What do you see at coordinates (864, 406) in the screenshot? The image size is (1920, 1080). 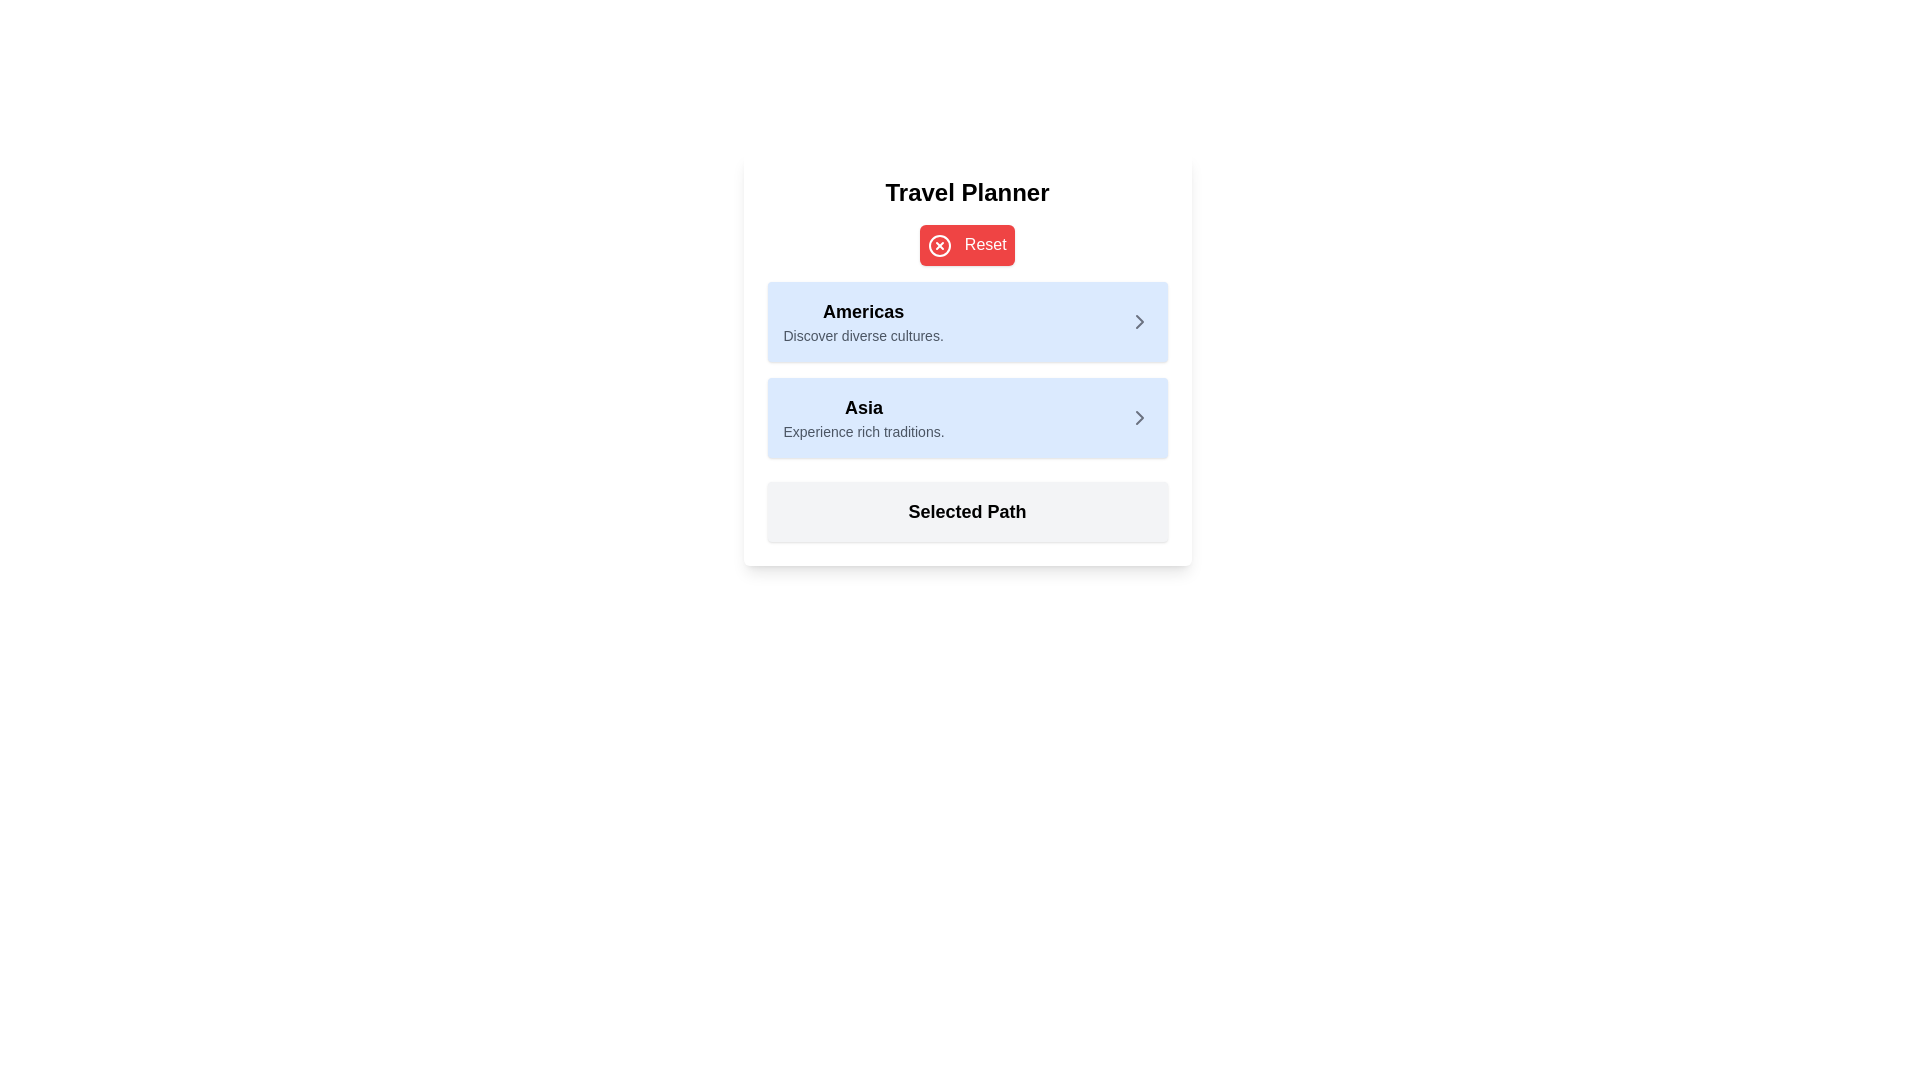 I see `the Text label identifying the region represented by 'Asia', located within the second selectable list item under the 'Travel Planner' section` at bounding box center [864, 406].